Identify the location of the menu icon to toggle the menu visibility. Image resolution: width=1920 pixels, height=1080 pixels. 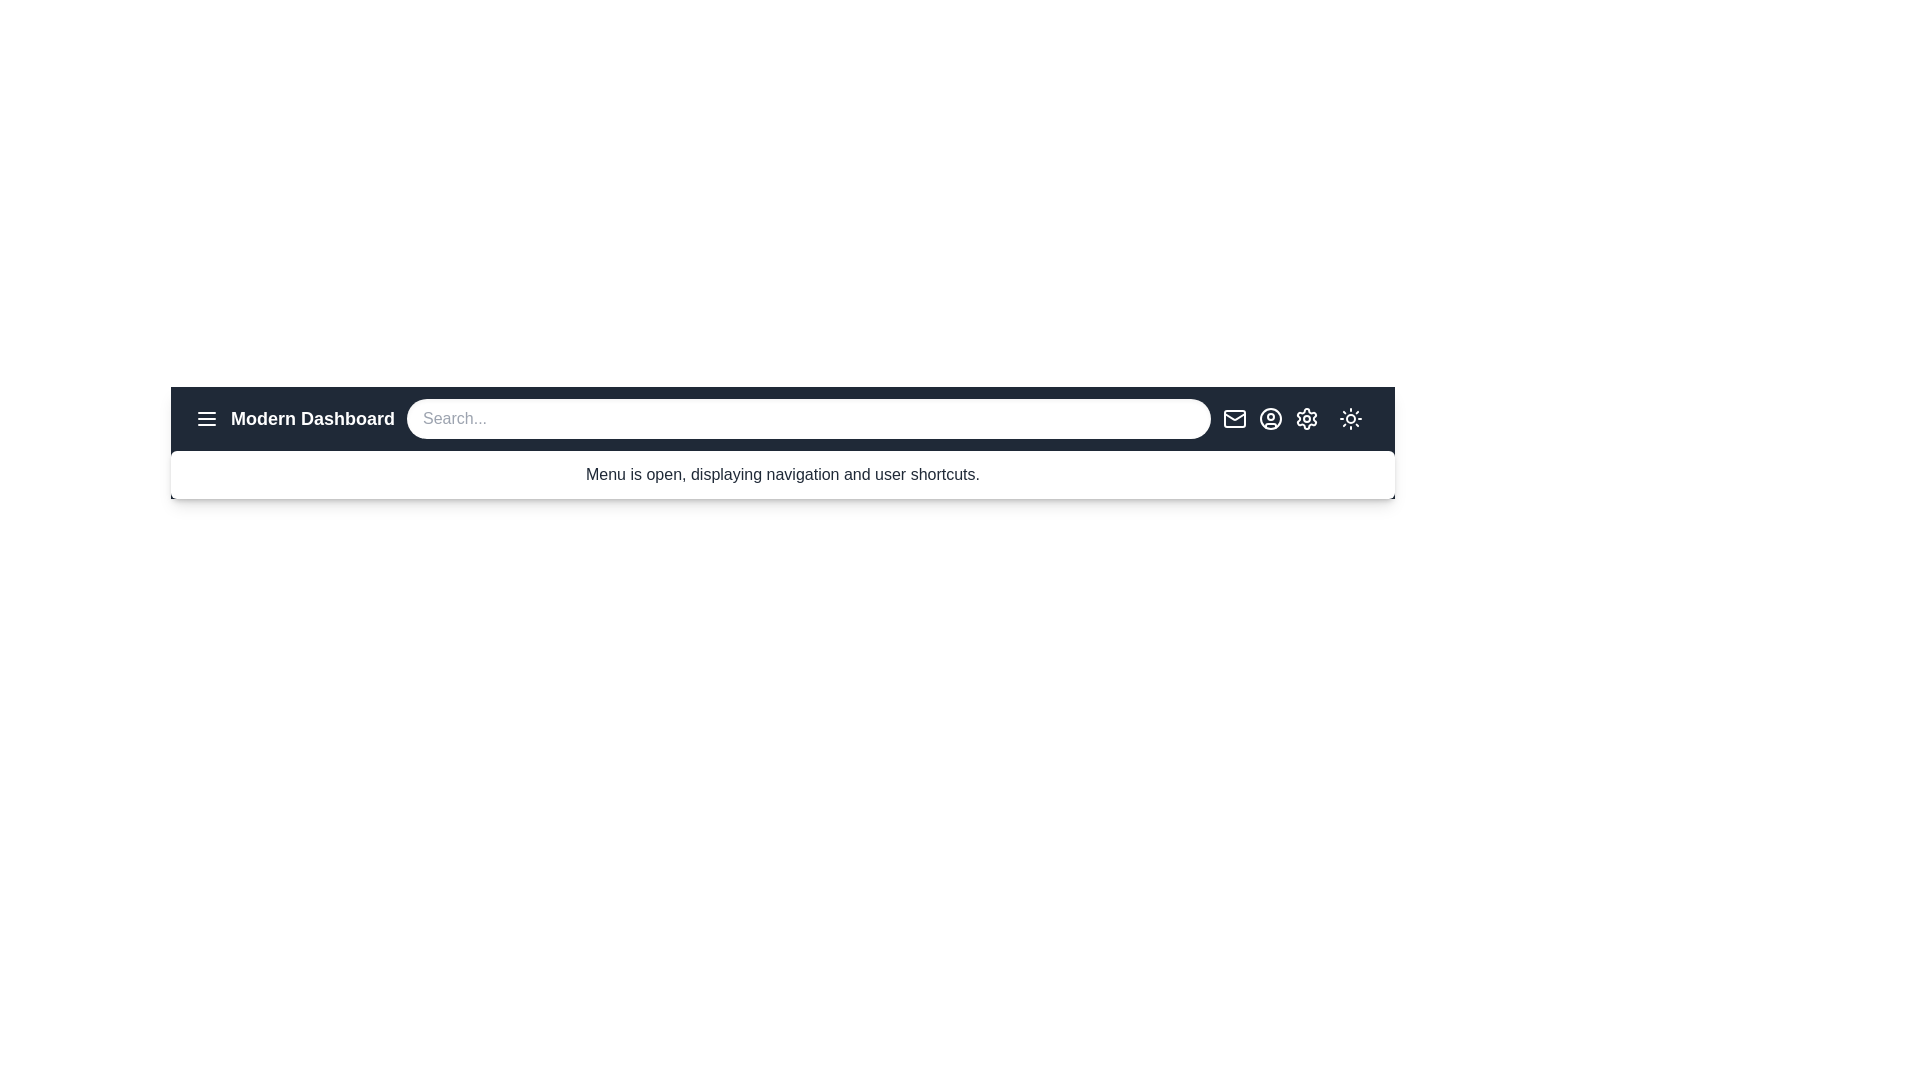
(206, 418).